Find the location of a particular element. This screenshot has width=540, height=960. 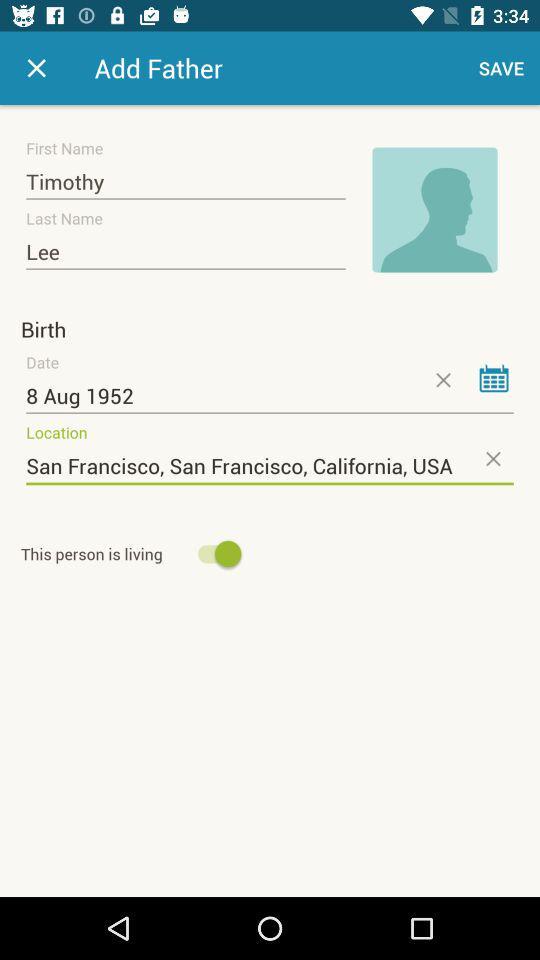

exit is located at coordinates (36, 68).